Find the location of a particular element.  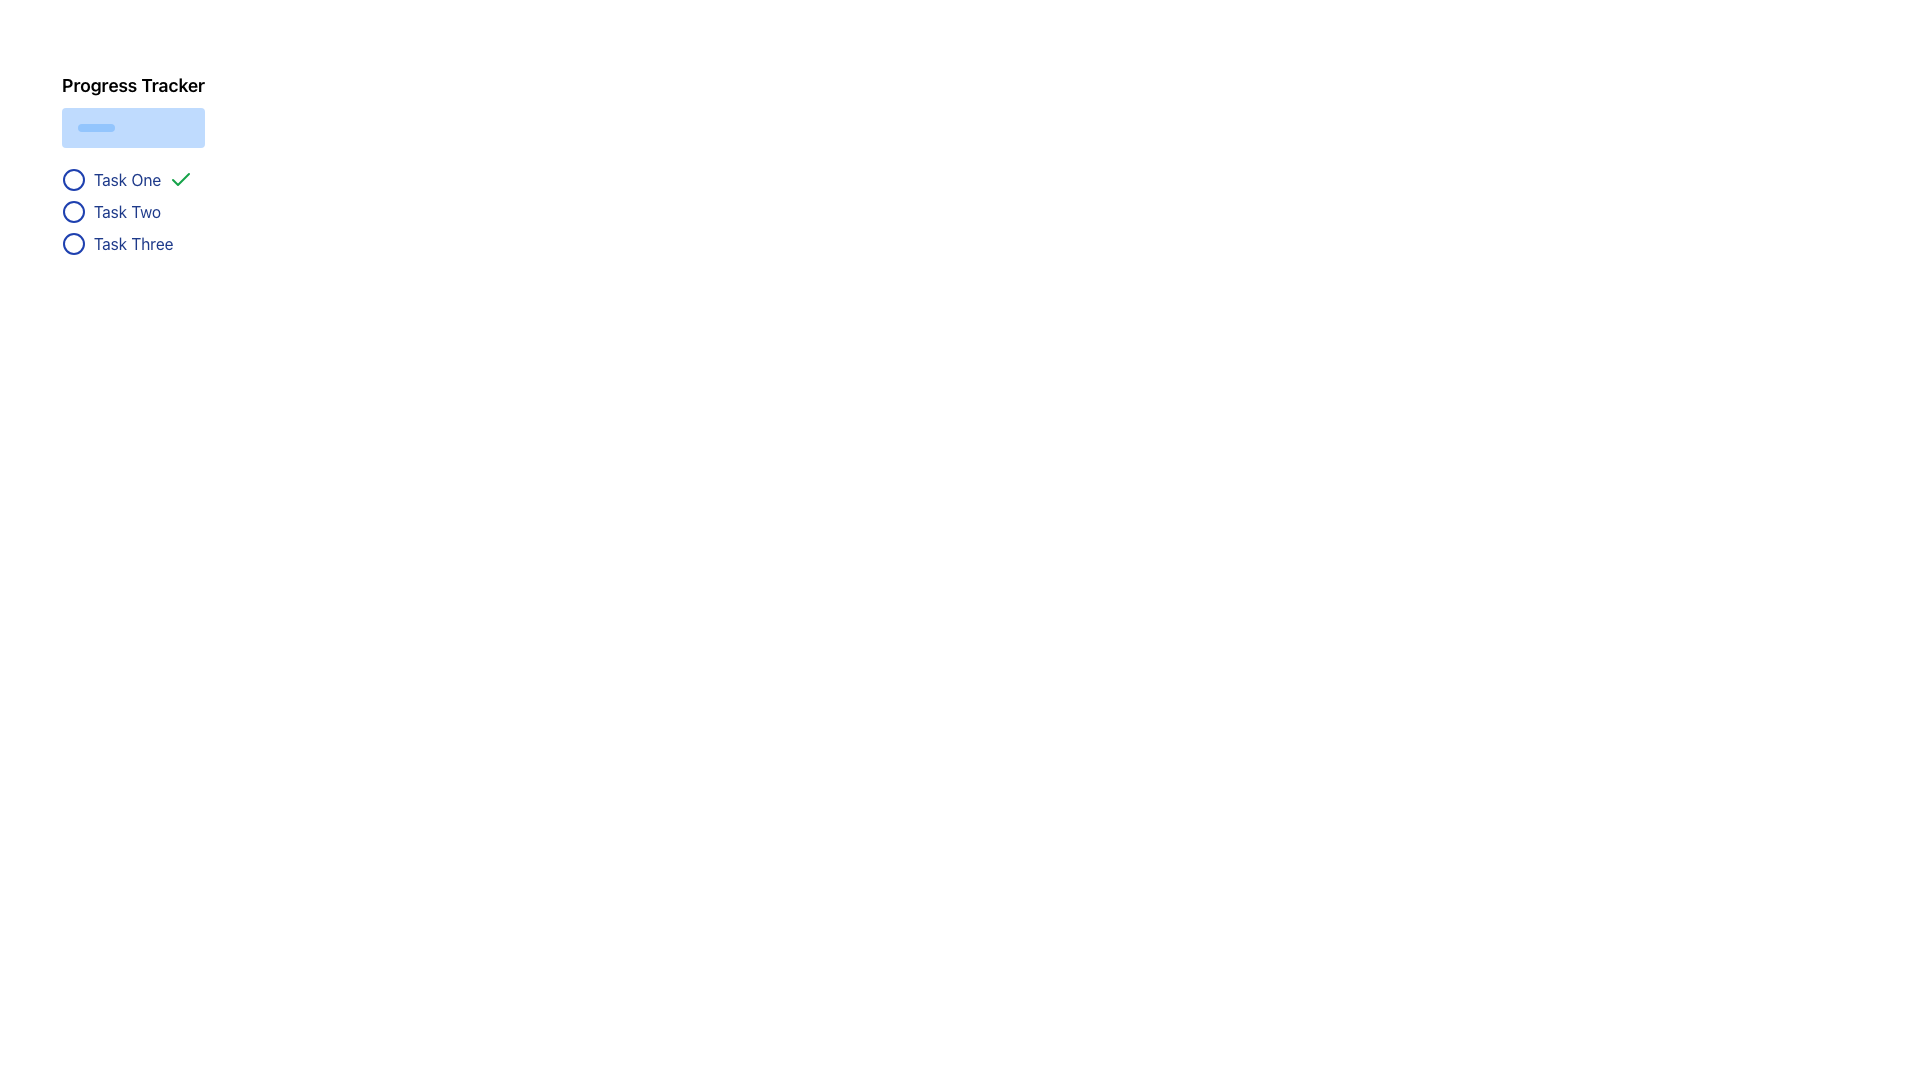

the first SVG circle status indicator with a blue outline and white fill, located to the left of the text label 'Task One', to update the task status is located at coordinates (73, 180).